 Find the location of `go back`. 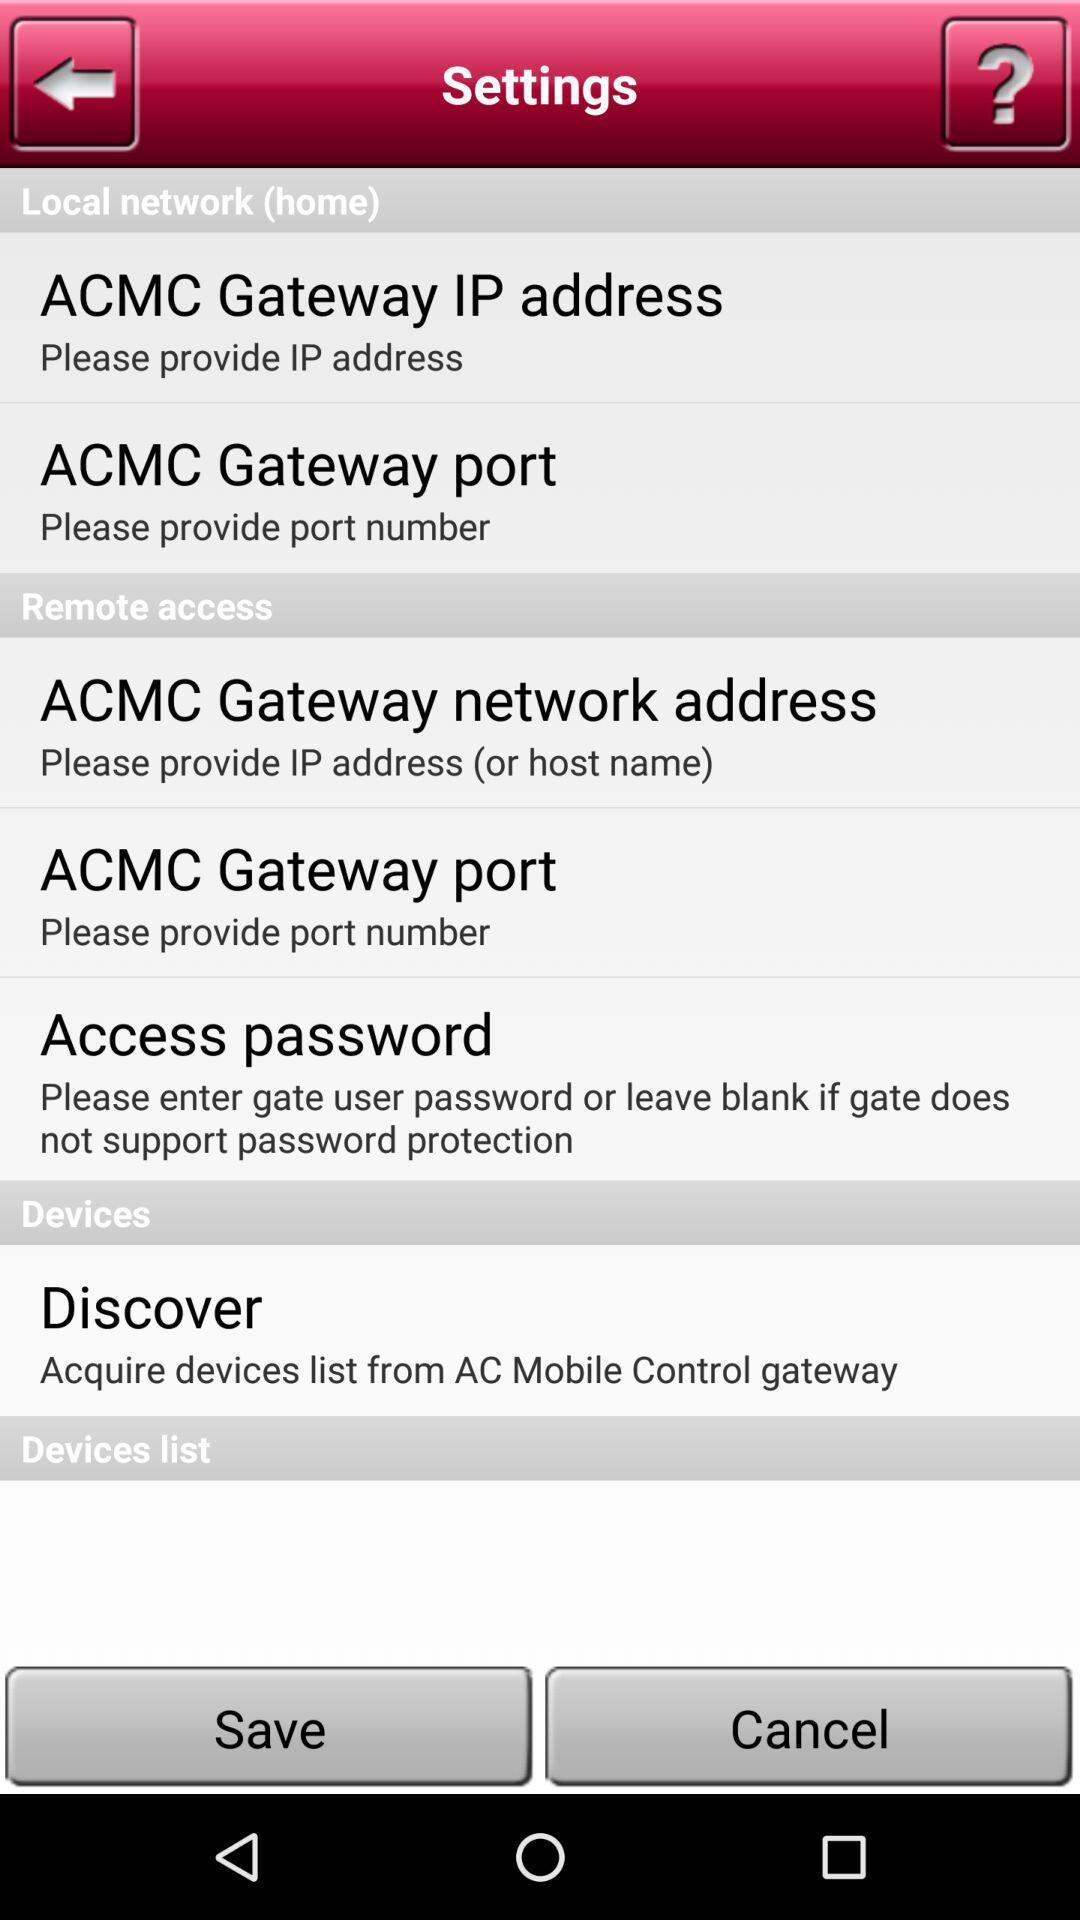

go back is located at coordinates (73, 82).